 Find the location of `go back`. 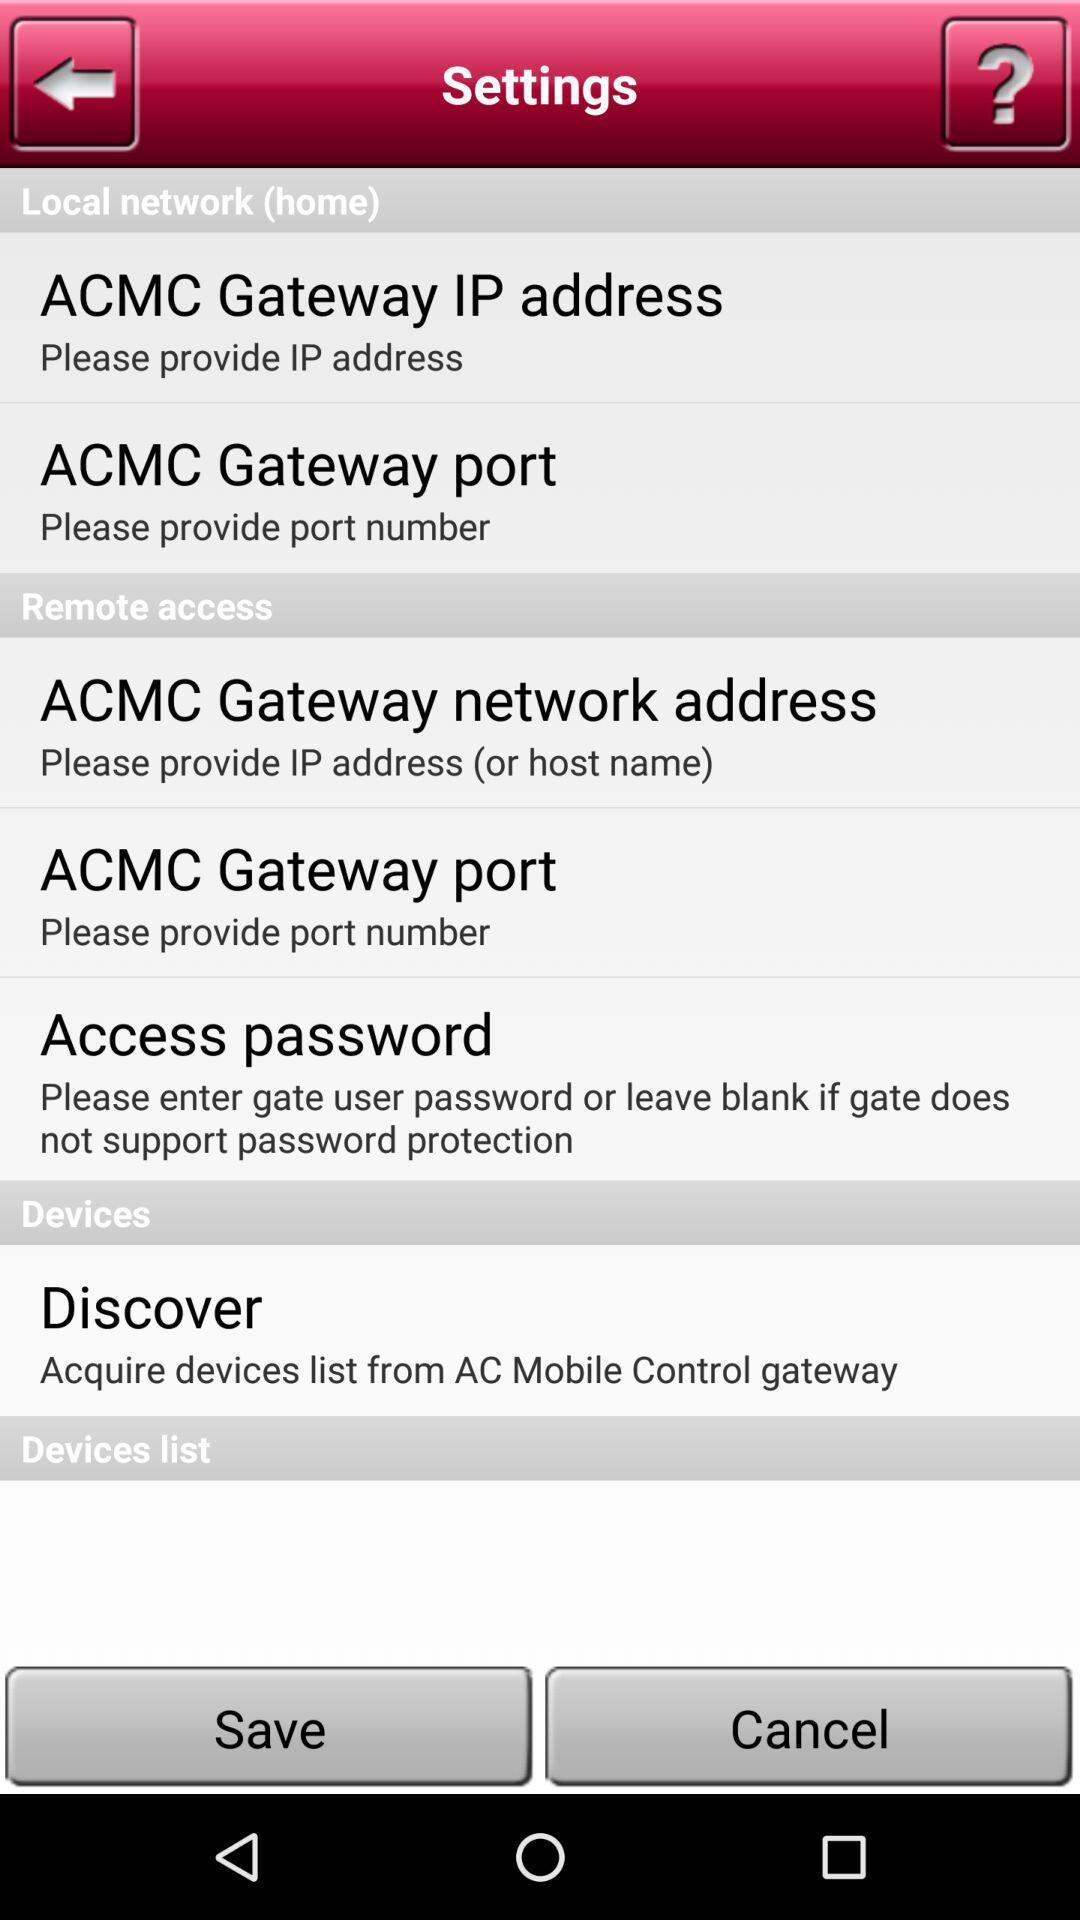

go back is located at coordinates (73, 82).